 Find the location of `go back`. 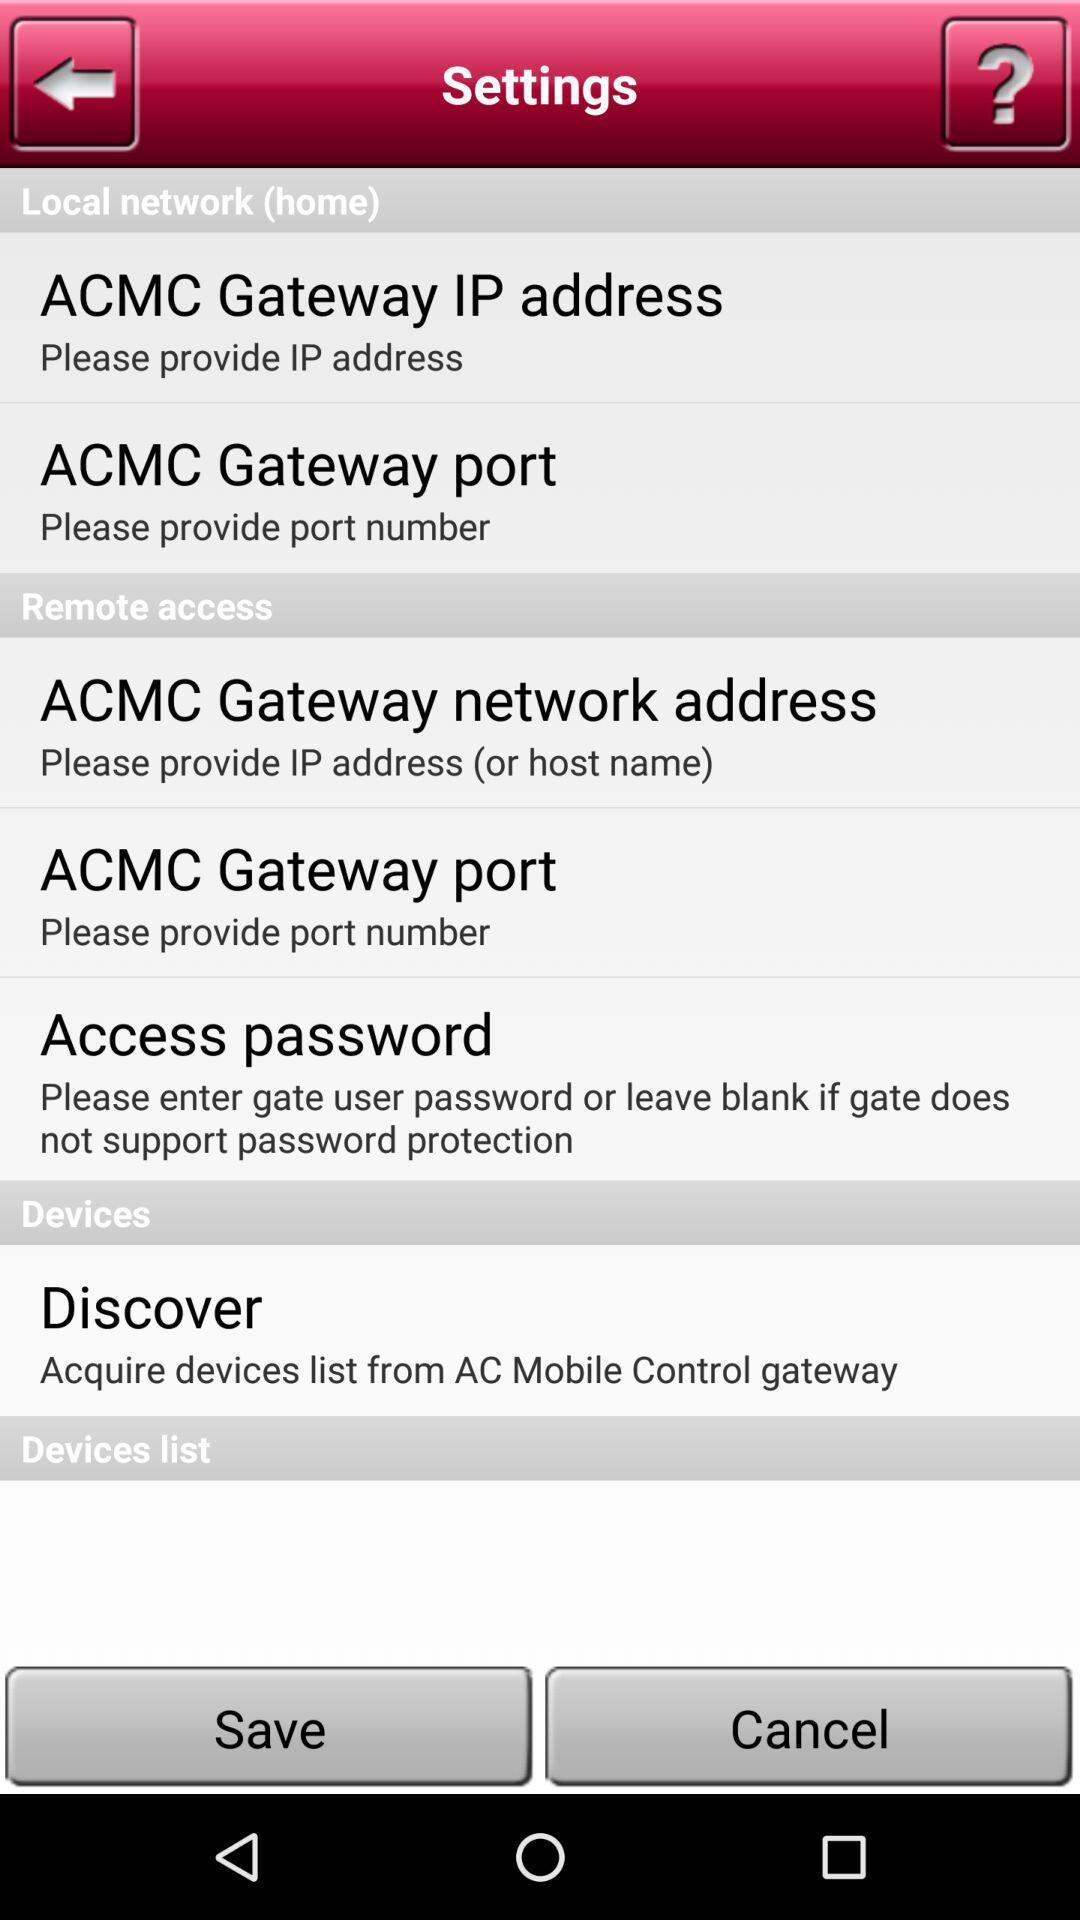

go back is located at coordinates (73, 82).